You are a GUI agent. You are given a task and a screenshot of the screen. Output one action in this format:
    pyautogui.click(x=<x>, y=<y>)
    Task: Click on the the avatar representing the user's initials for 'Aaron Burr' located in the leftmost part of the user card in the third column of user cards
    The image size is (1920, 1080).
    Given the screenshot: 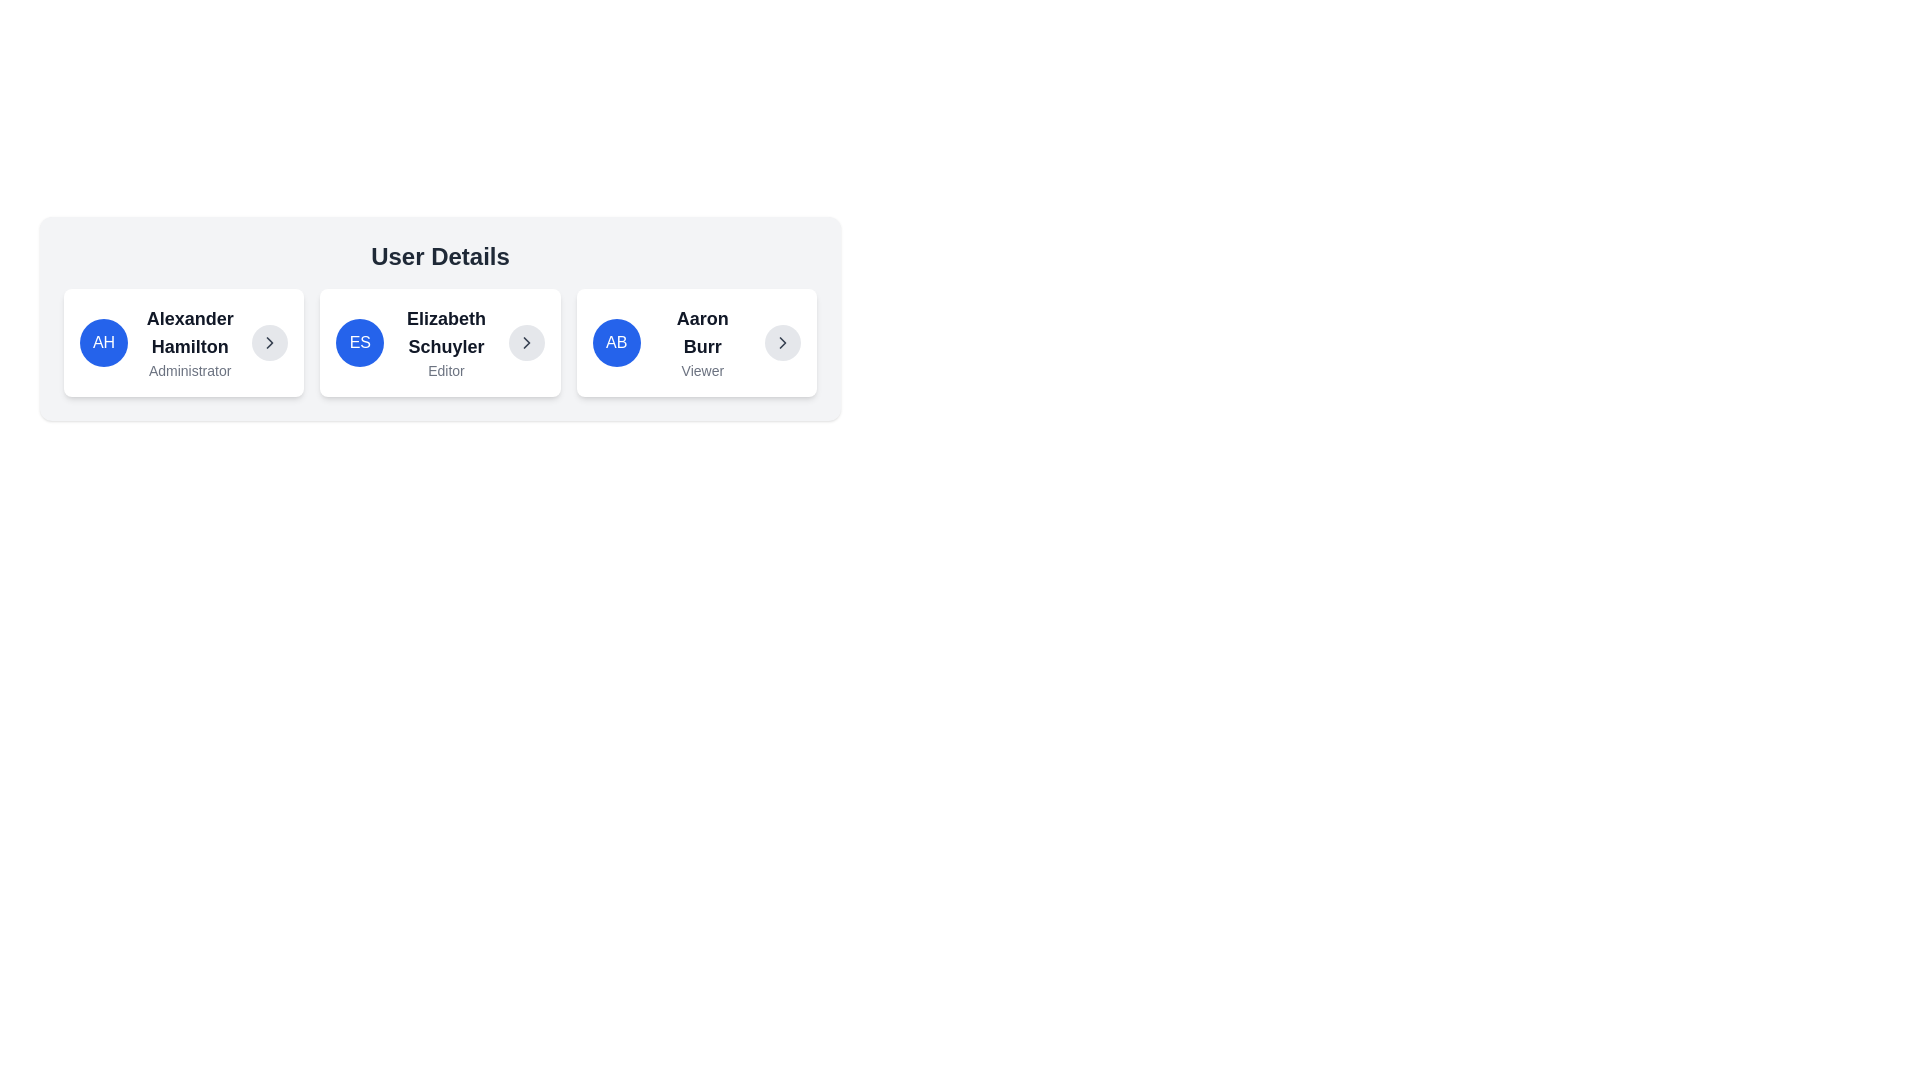 What is the action you would take?
    pyautogui.click(x=615, y=342)
    